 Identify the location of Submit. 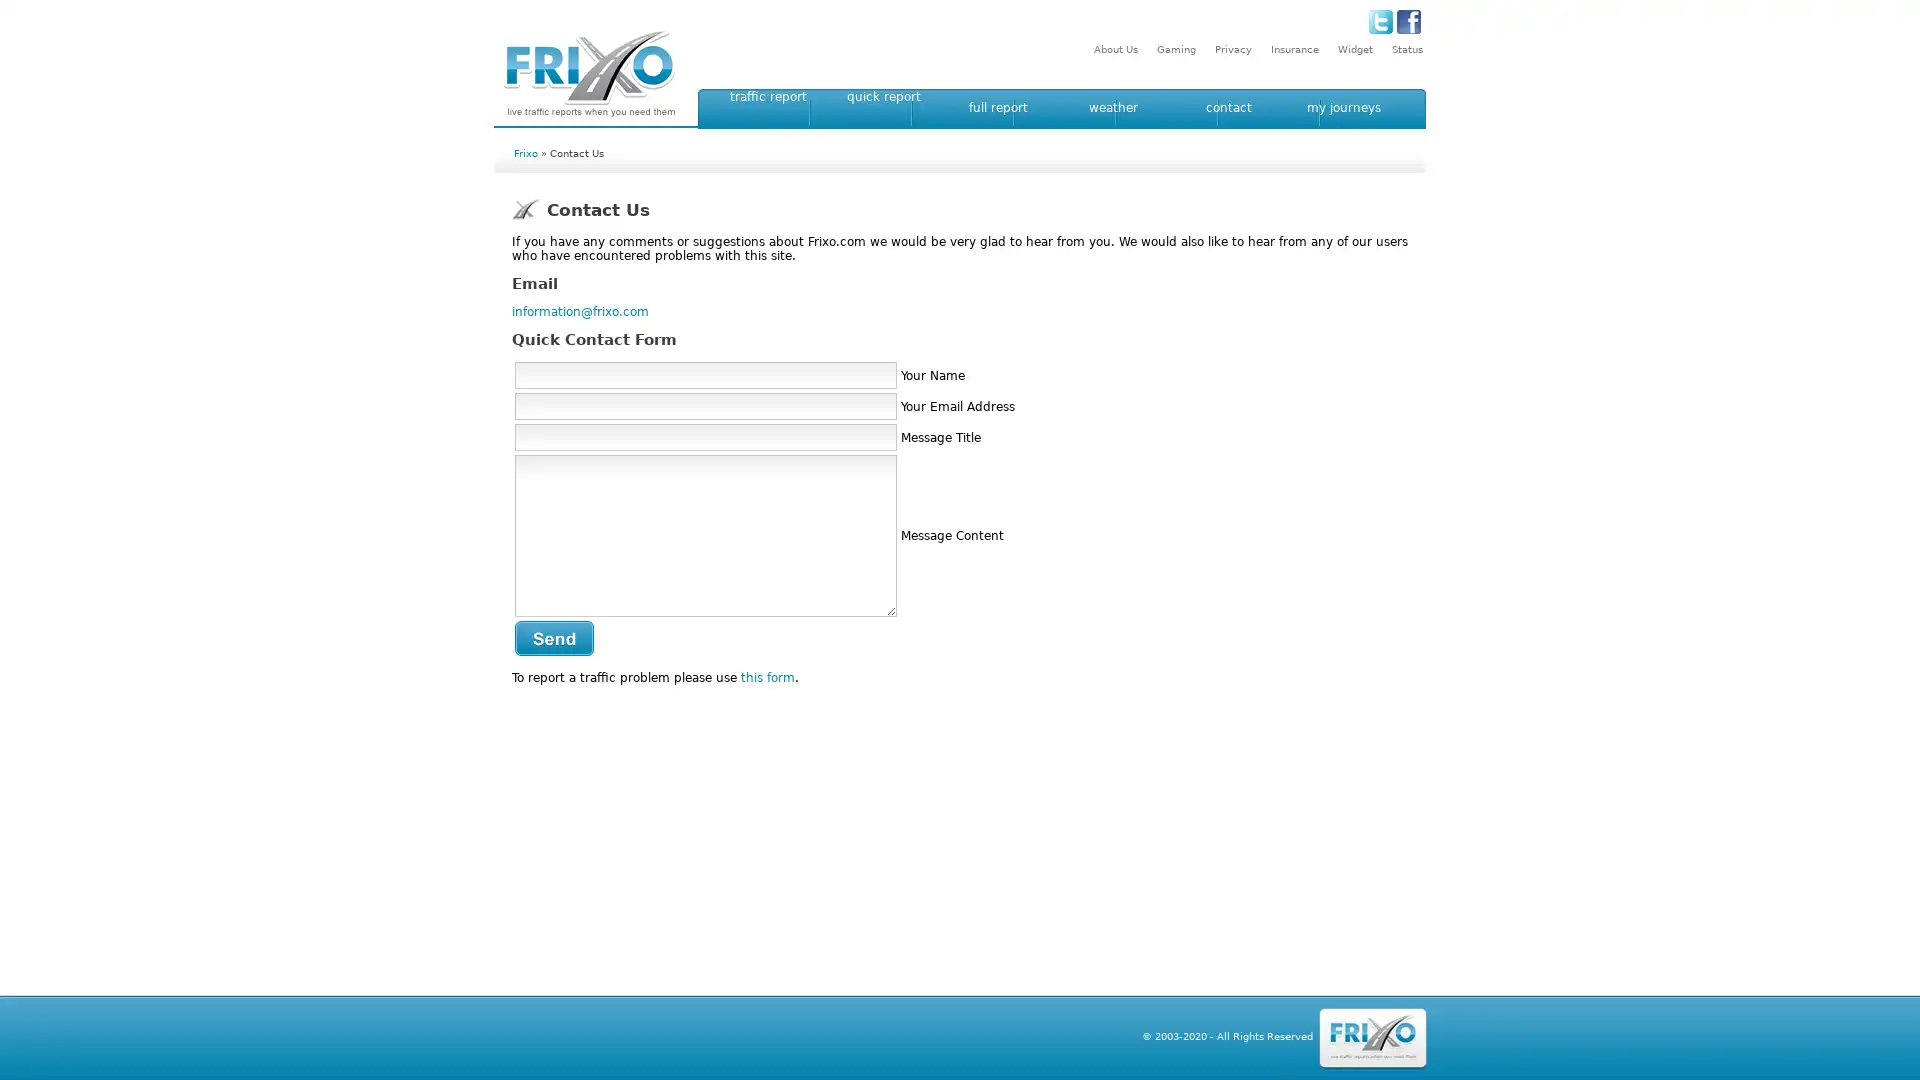
(554, 638).